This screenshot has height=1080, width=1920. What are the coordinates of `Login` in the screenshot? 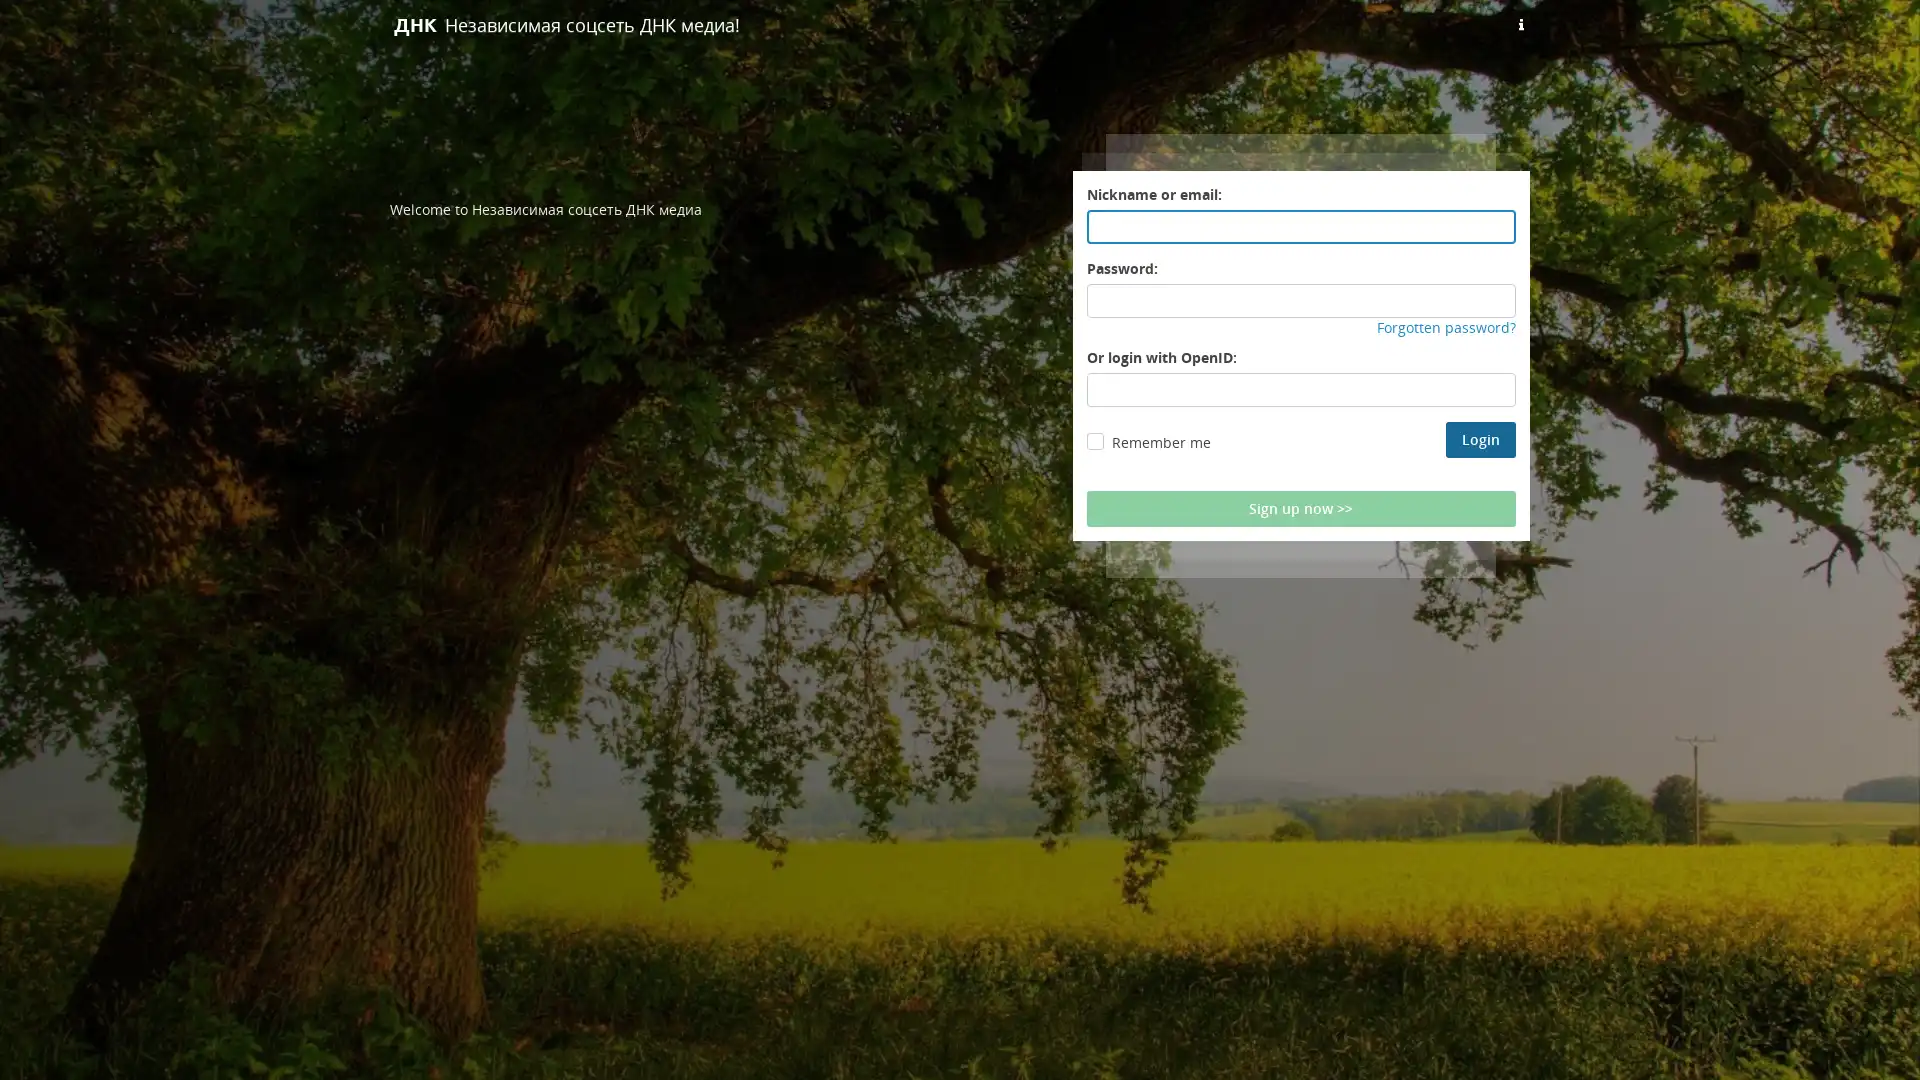 It's located at (1481, 438).